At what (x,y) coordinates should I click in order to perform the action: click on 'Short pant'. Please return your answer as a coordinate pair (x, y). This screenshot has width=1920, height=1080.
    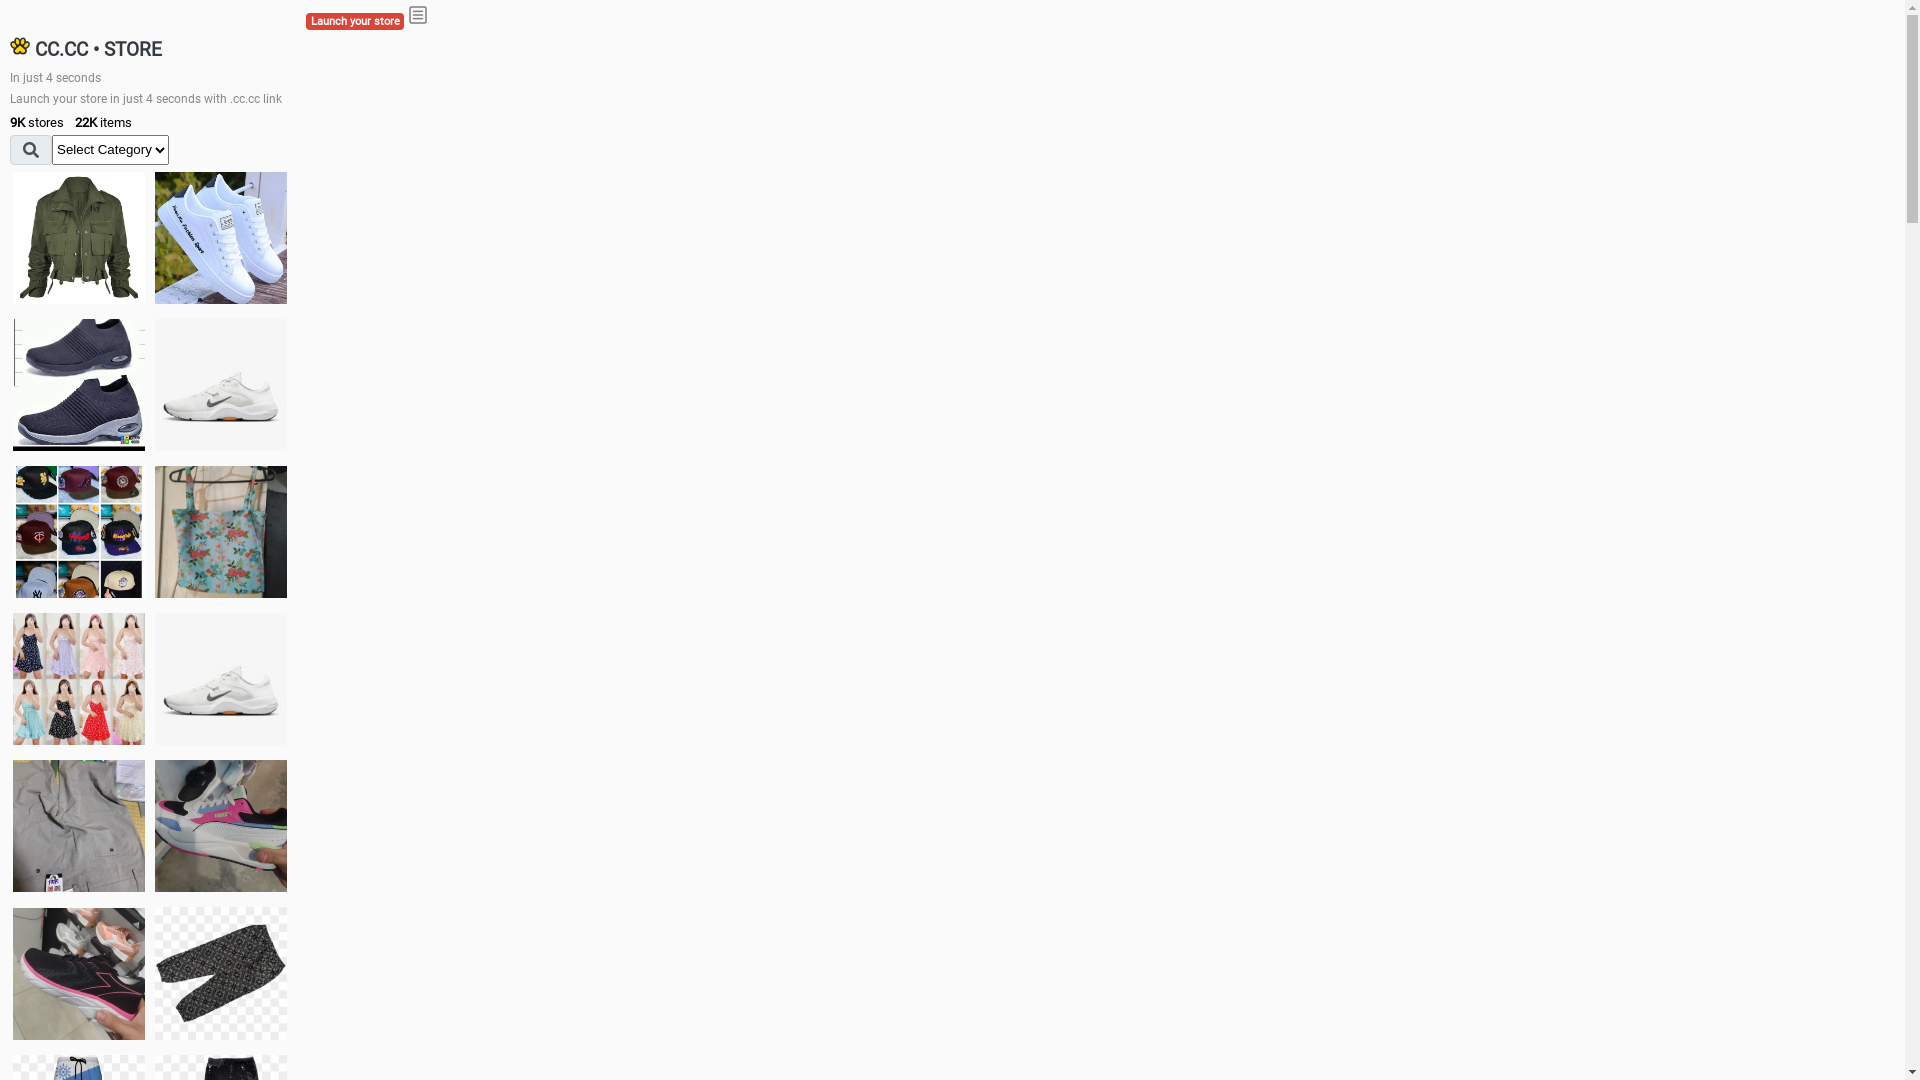
    Looking at the image, I should click on (220, 971).